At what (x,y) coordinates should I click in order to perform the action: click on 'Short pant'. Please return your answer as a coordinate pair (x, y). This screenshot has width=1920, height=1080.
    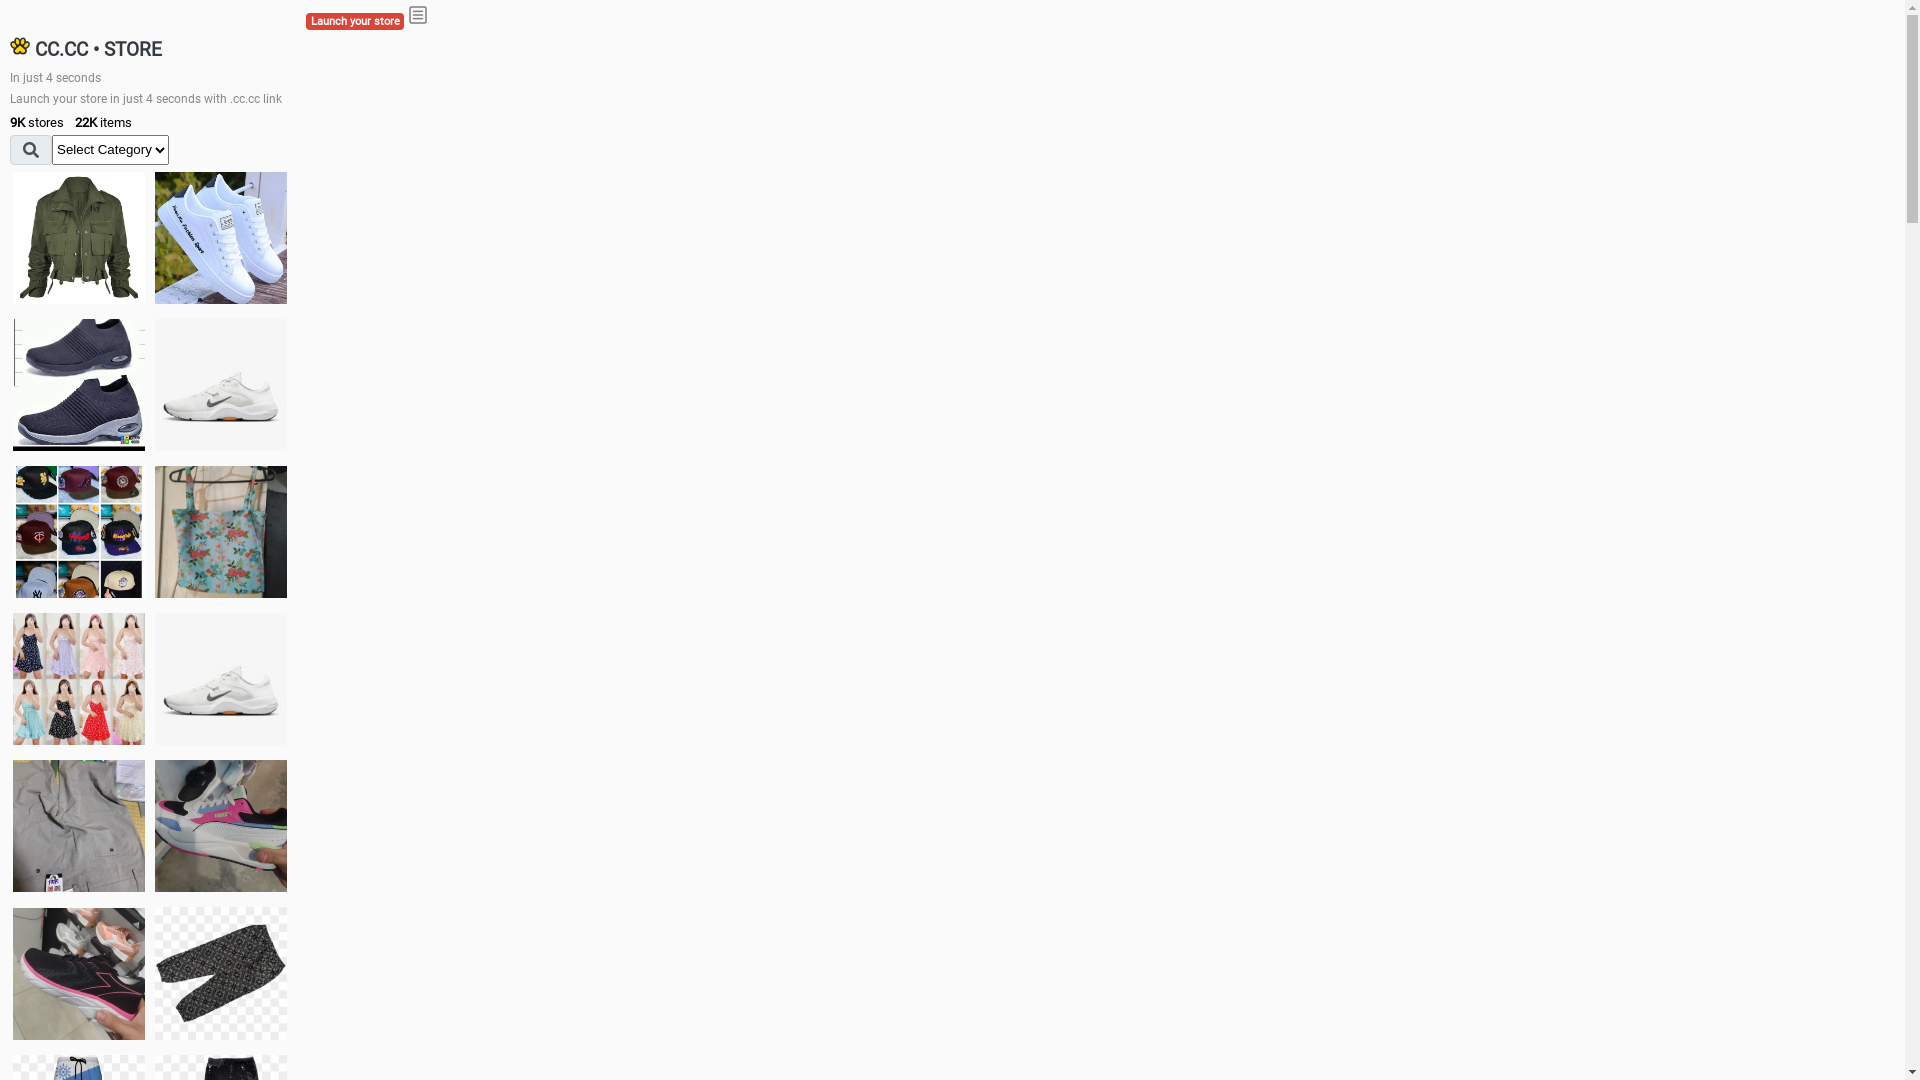
    Looking at the image, I should click on (220, 971).